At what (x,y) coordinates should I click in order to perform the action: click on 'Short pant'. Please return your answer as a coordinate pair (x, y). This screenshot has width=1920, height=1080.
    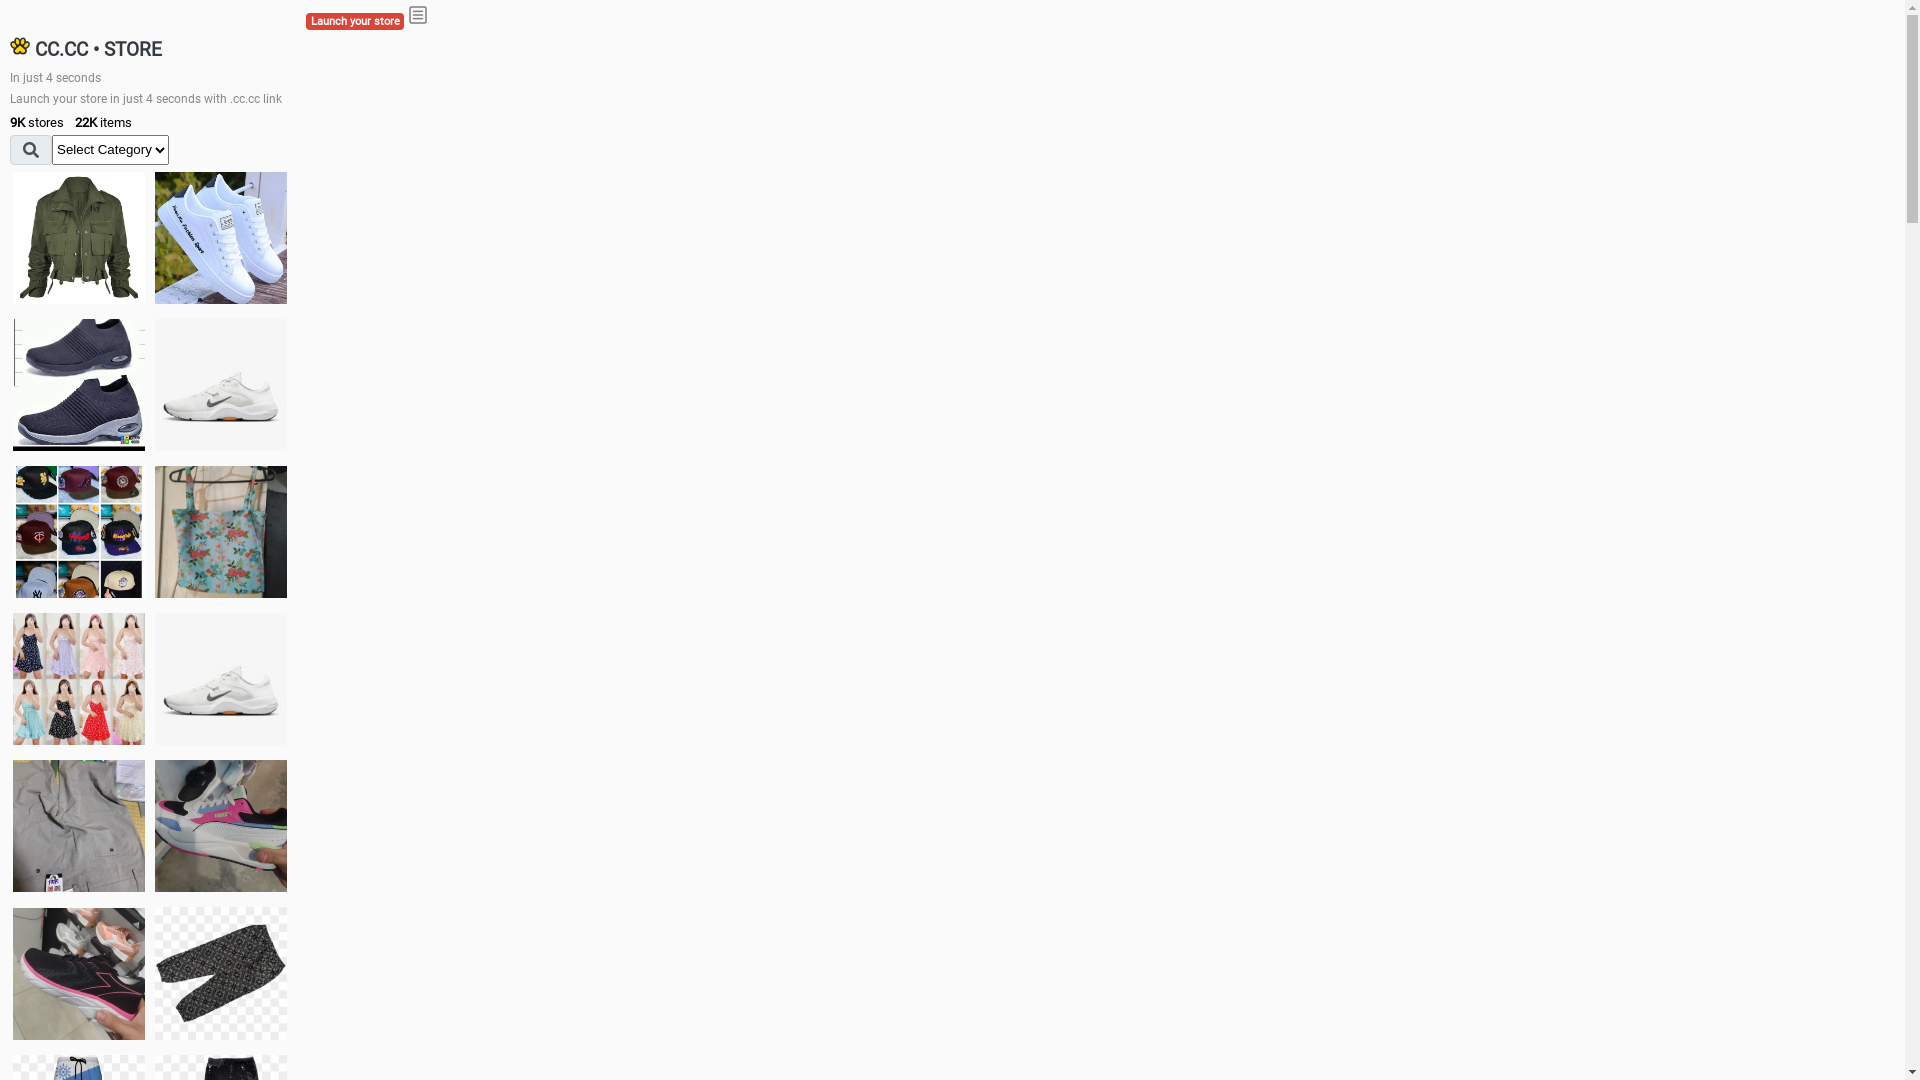
    Looking at the image, I should click on (220, 971).